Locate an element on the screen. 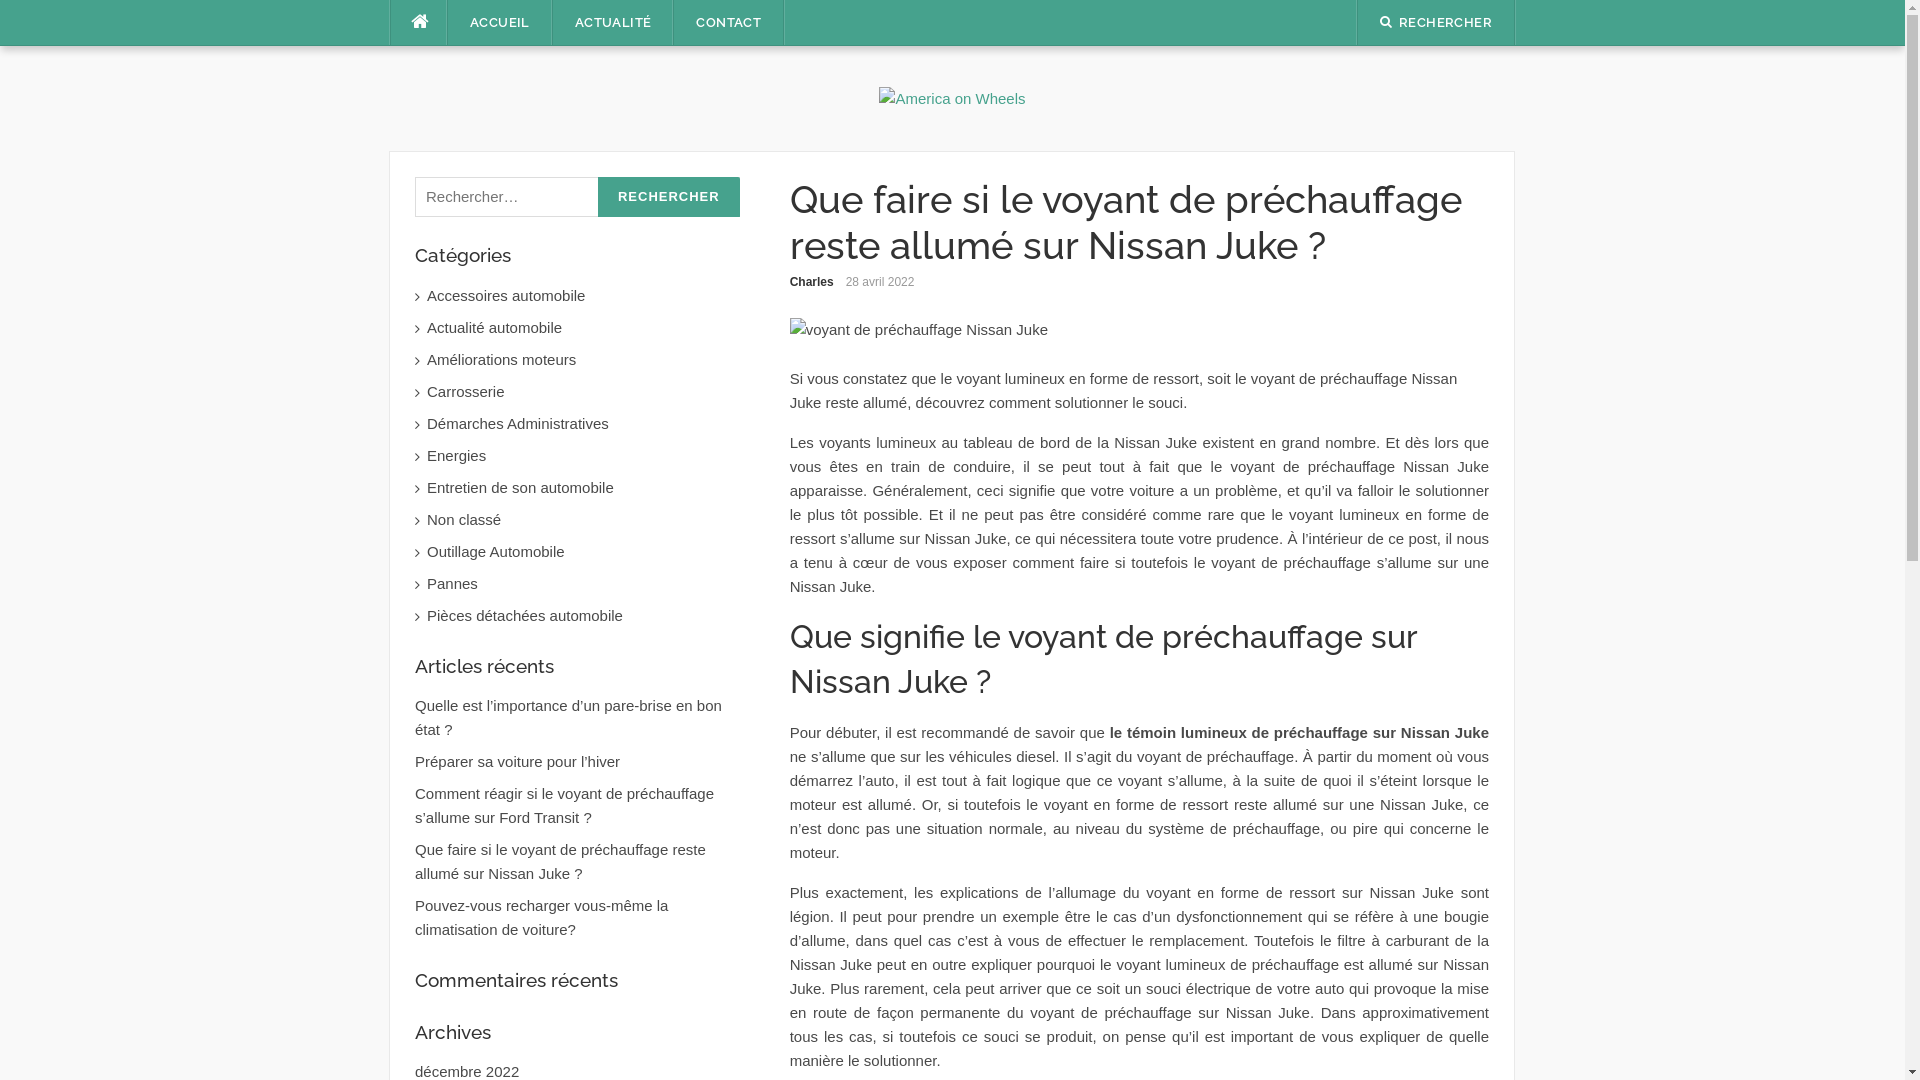 The height and width of the screenshot is (1080, 1920). 'ACCUEIL' is located at coordinates (499, 23).